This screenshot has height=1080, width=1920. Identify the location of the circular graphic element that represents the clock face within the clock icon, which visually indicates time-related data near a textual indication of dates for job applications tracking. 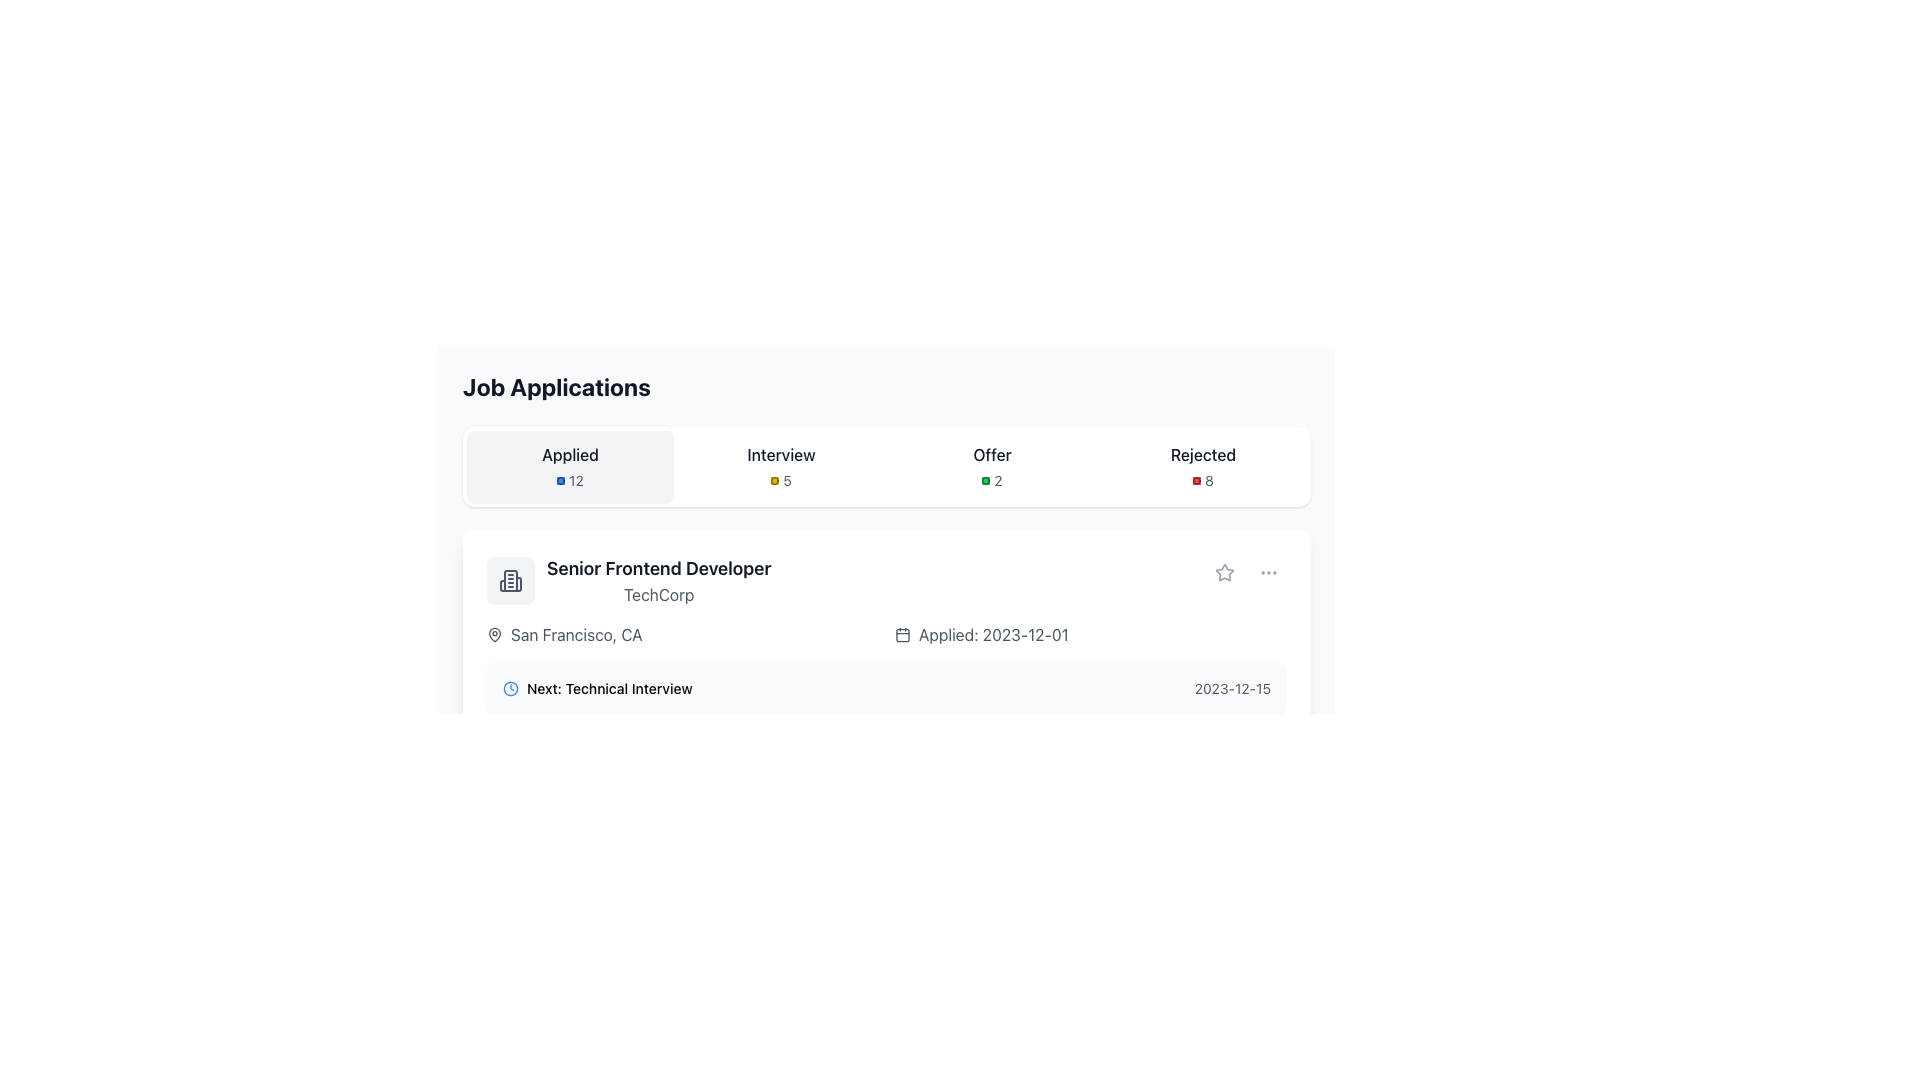
(510, 688).